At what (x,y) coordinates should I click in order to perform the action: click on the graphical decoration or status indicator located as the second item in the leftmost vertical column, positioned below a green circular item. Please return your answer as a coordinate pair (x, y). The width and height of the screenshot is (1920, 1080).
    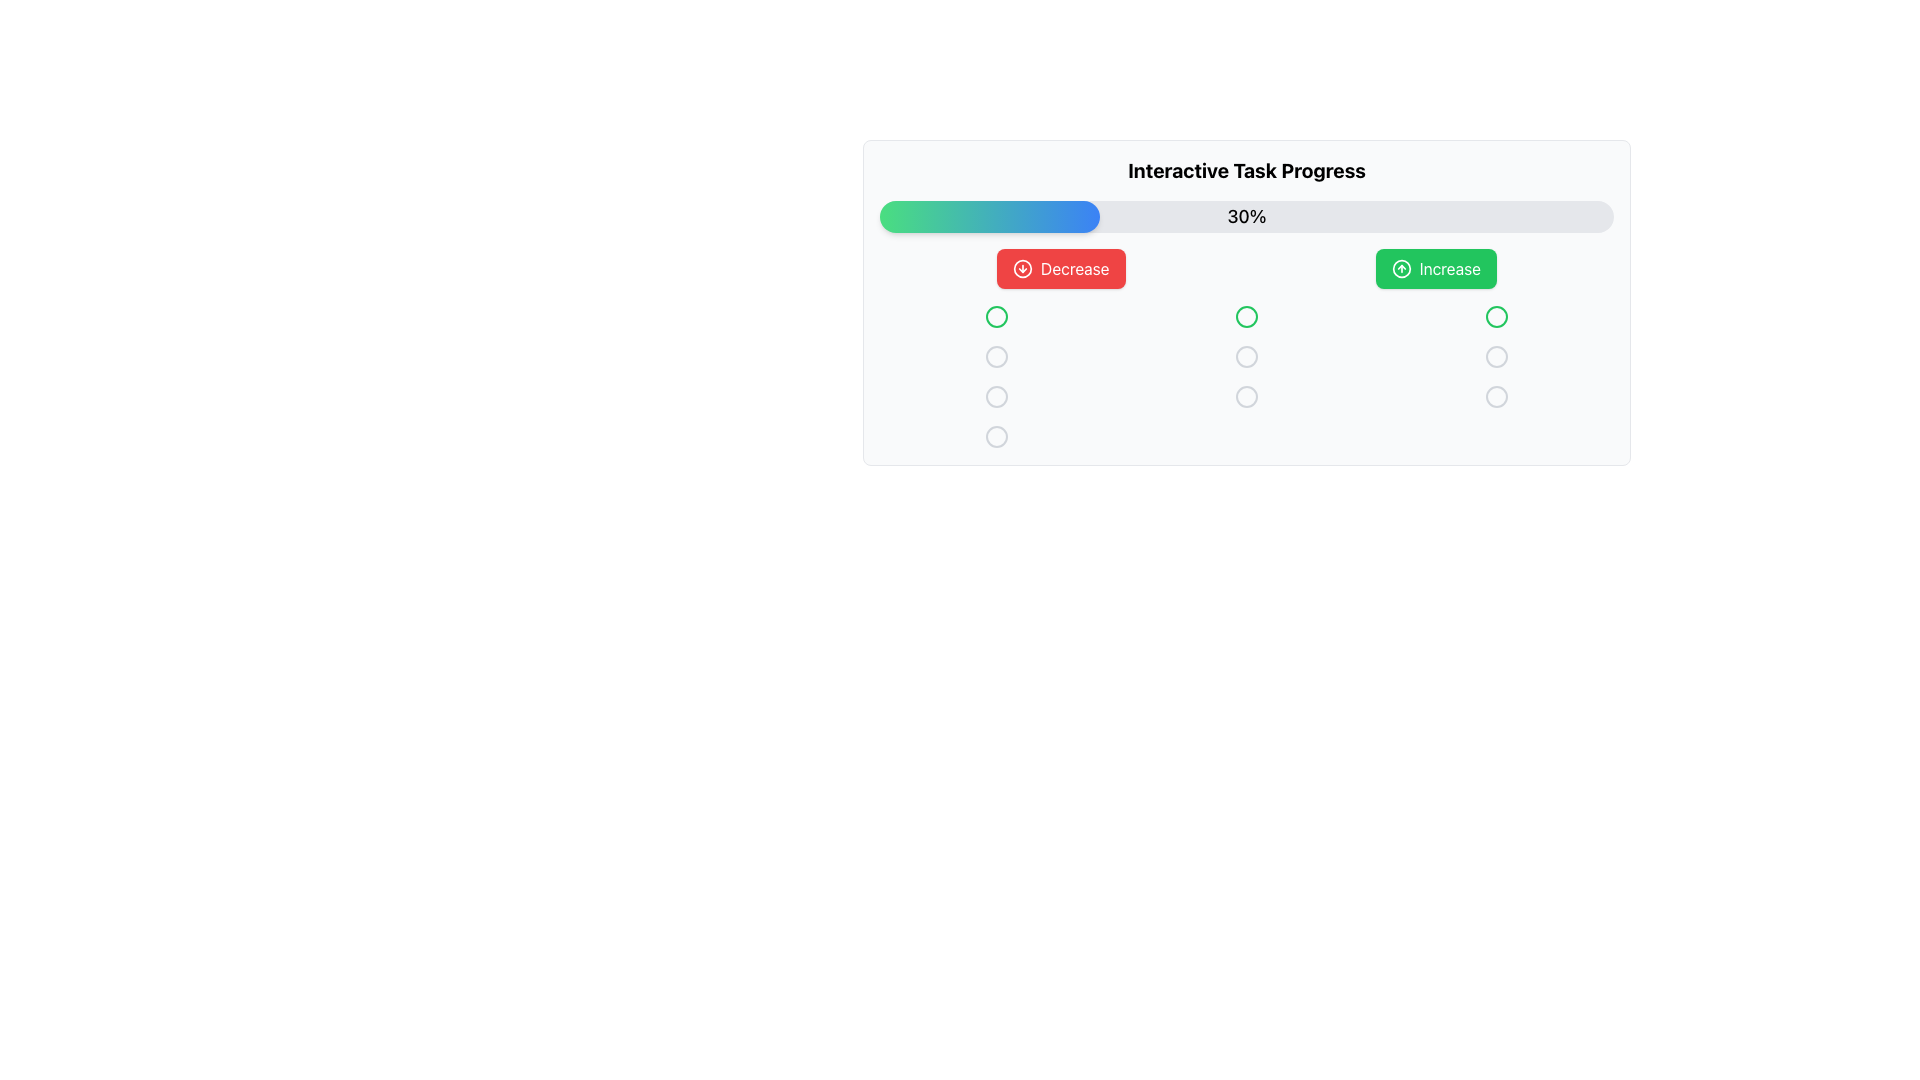
    Looking at the image, I should click on (997, 397).